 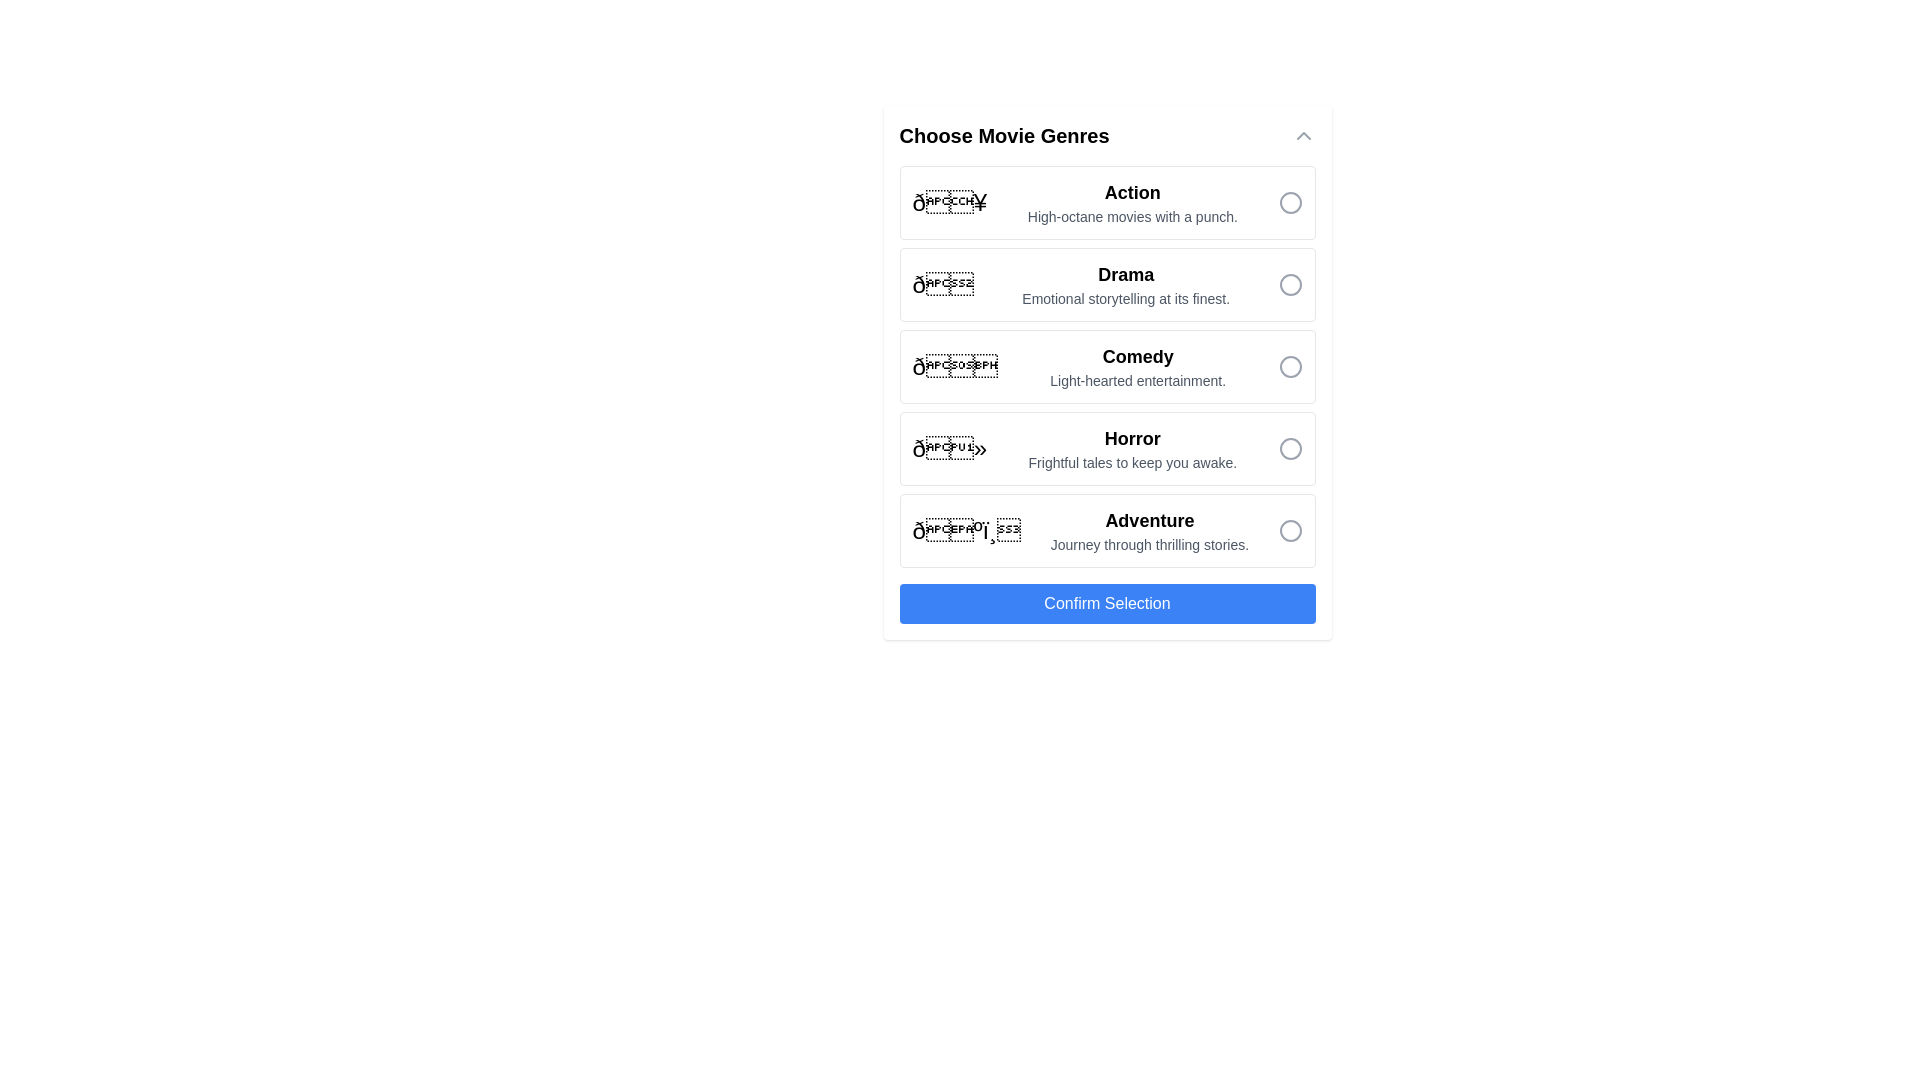 I want to click on the 'Horror' text label, so click(x=1132, y=438).